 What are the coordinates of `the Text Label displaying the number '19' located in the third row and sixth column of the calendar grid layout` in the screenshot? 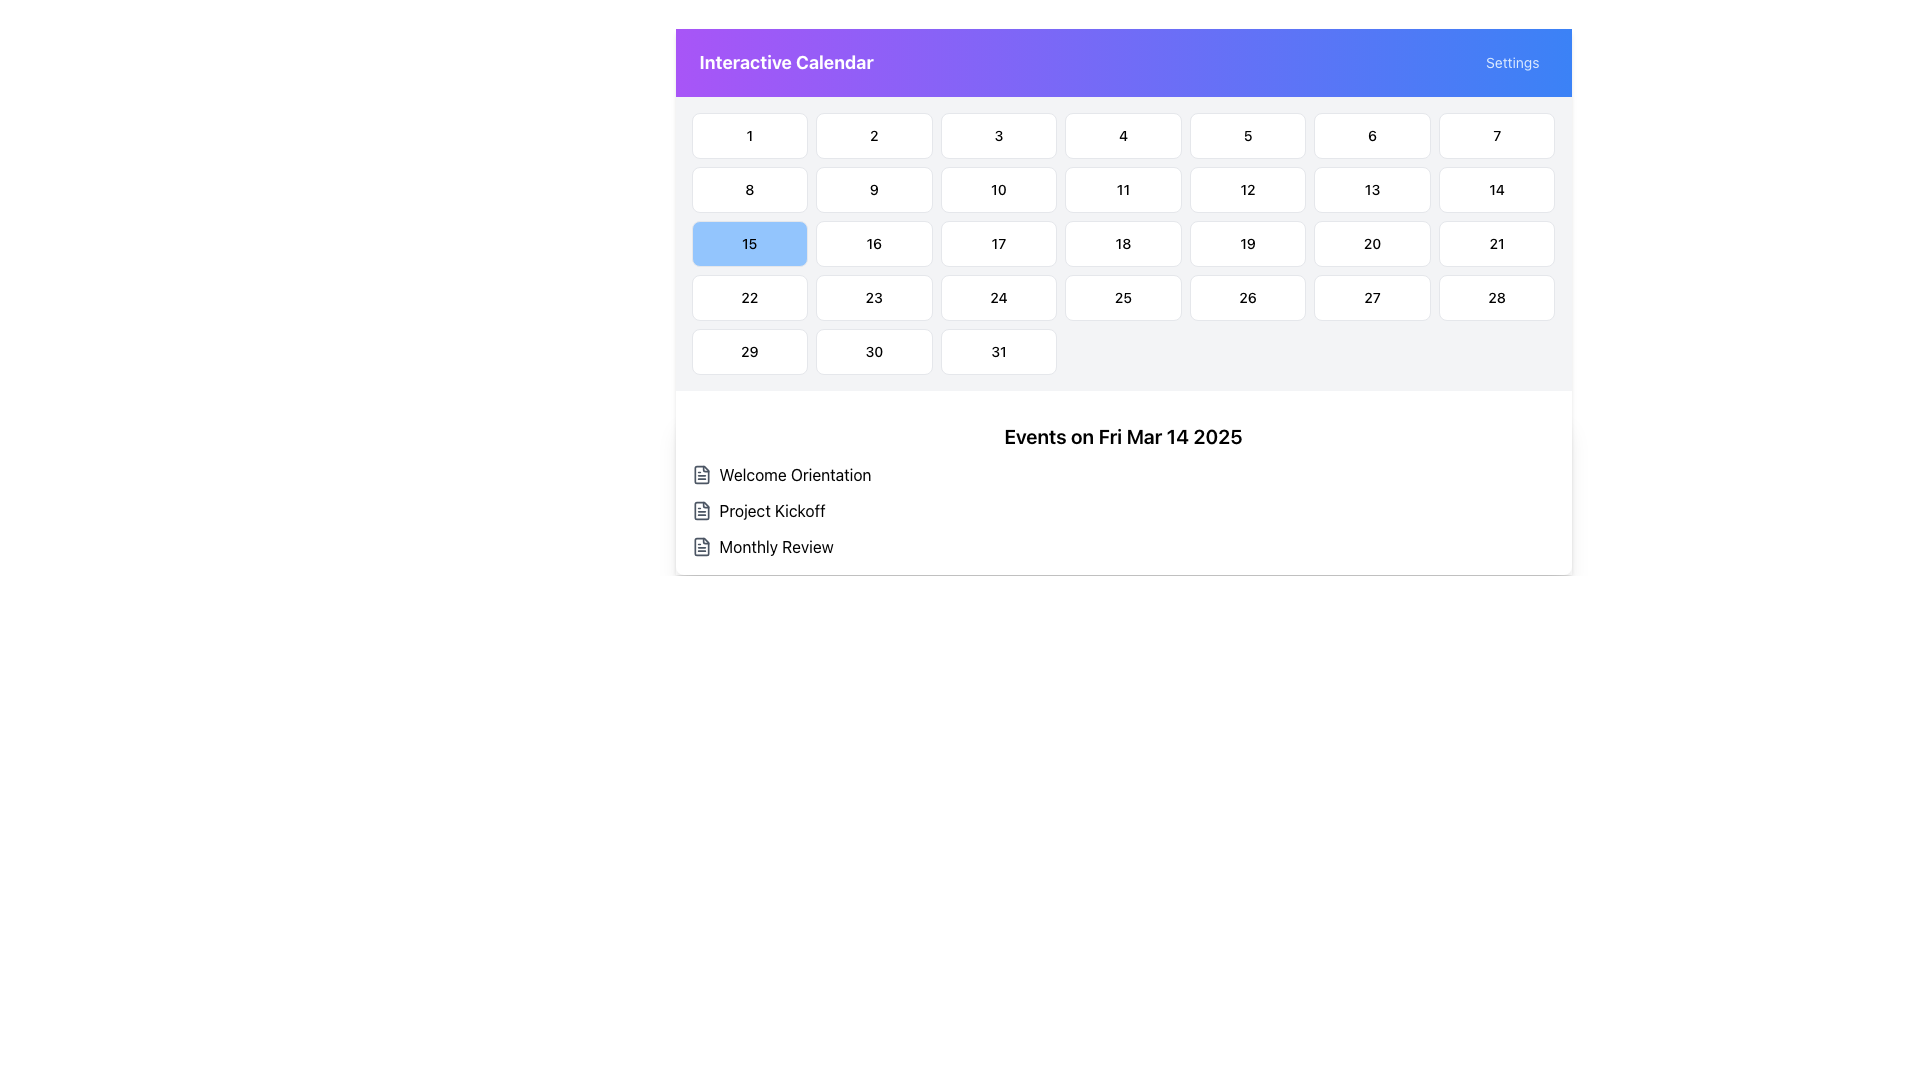 It's located at (1247, 242).